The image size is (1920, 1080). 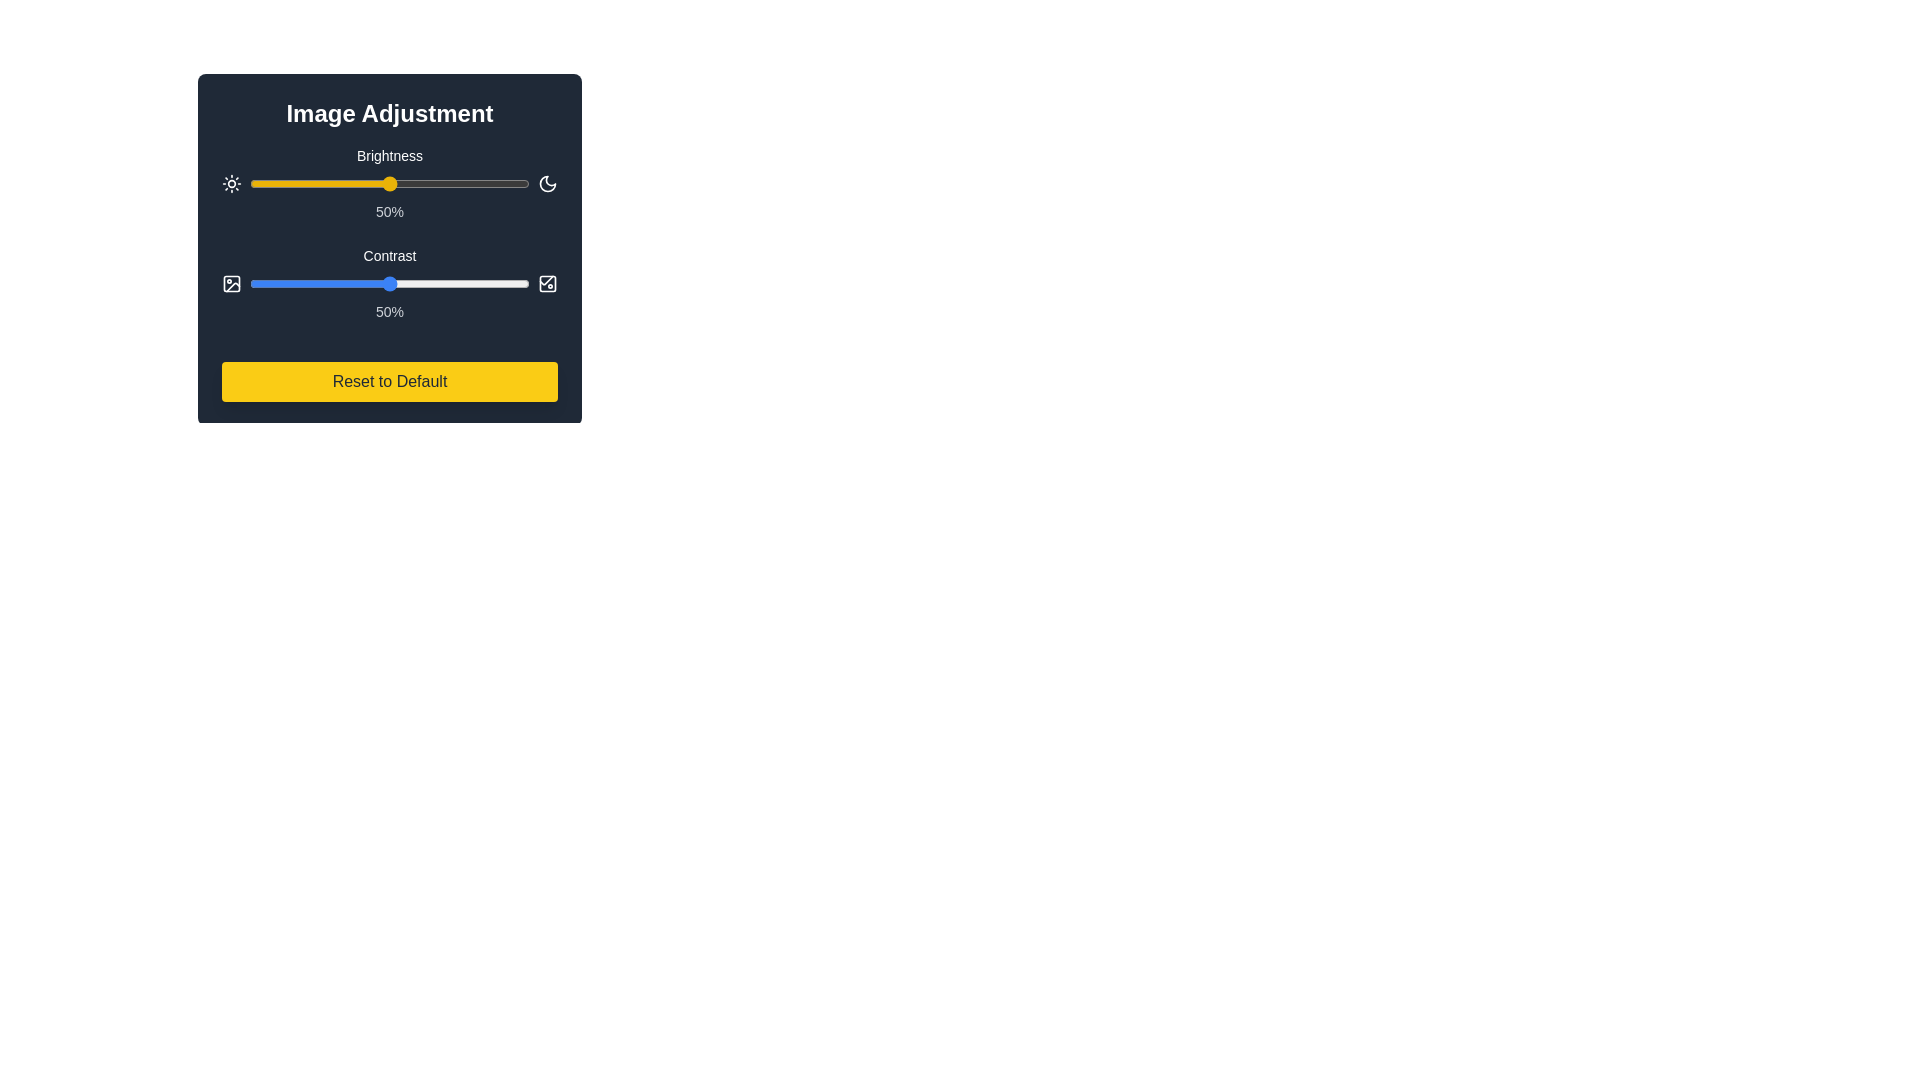 I want to click on the contrast level, so click(x=291, y=284).